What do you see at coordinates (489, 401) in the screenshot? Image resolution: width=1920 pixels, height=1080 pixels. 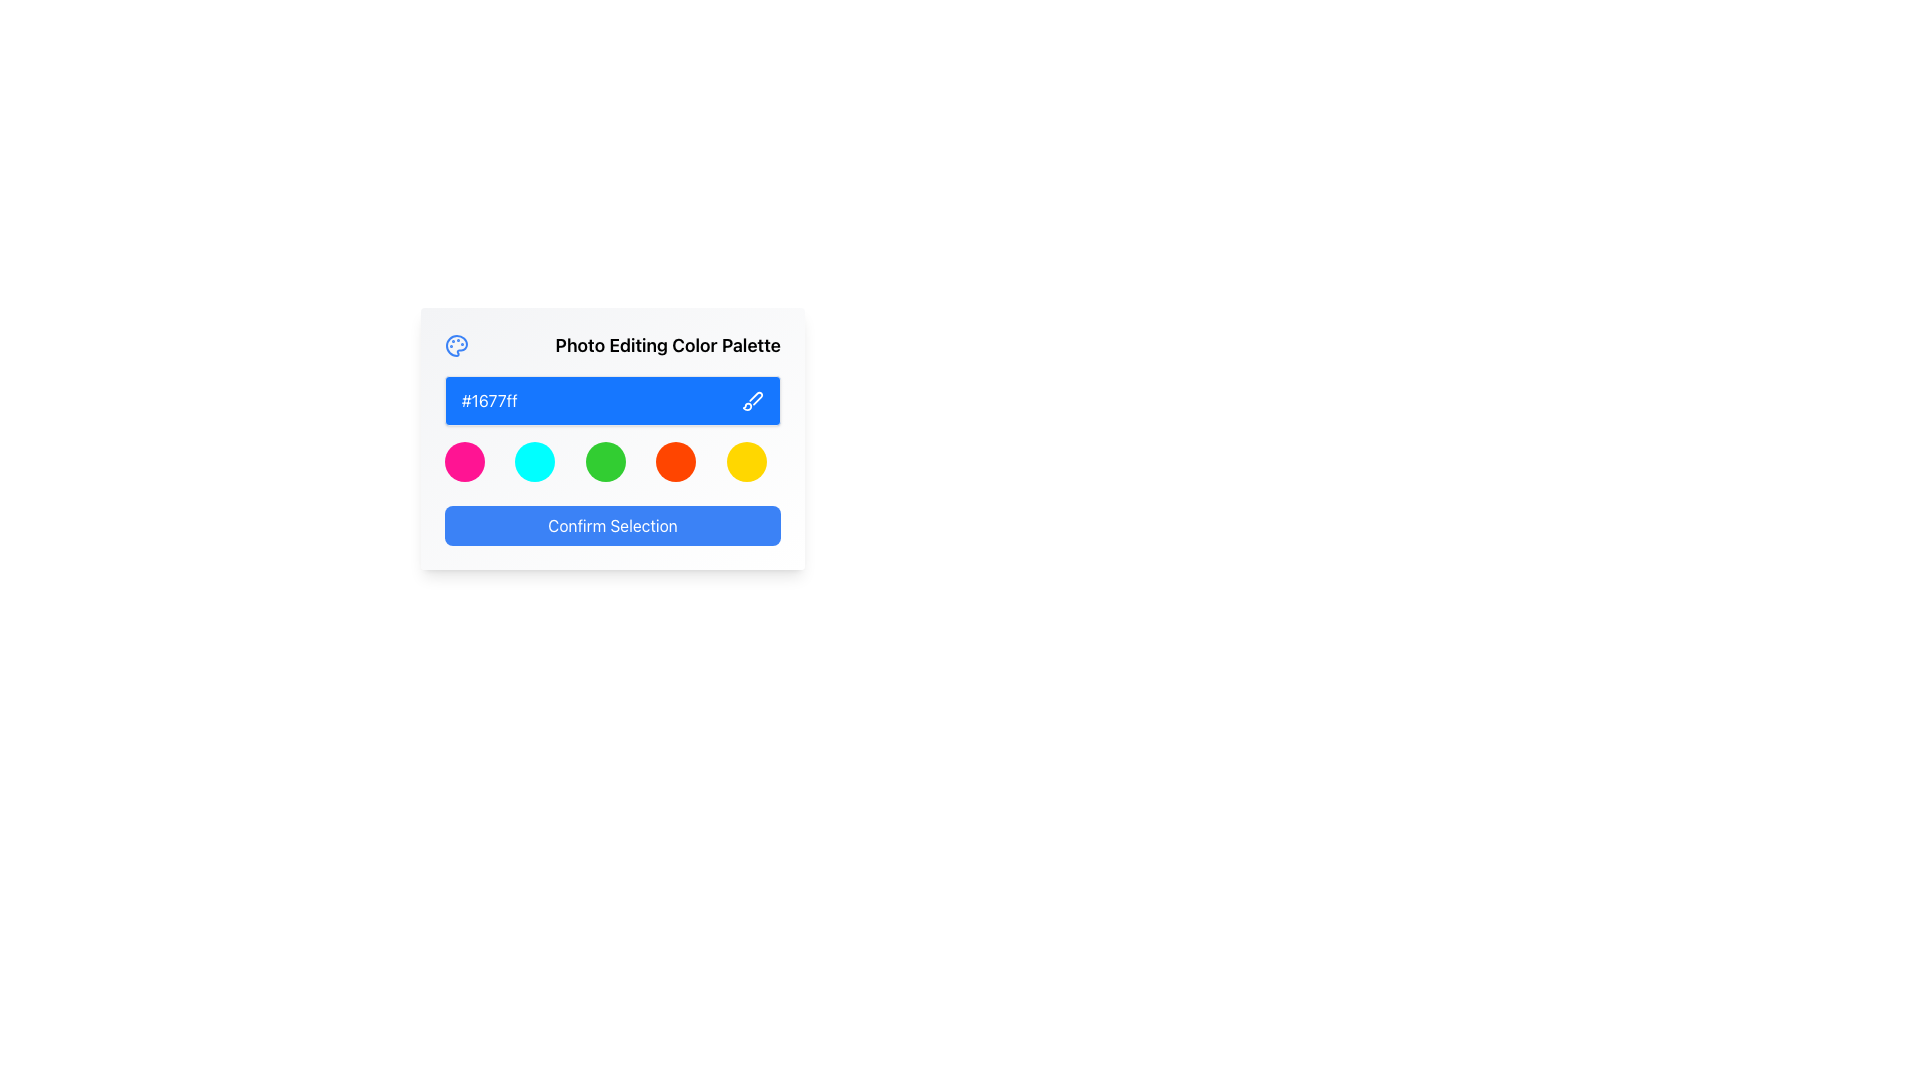 I see `the static text label displaying the hexadecimal color value` at bounding box center [489, 401].